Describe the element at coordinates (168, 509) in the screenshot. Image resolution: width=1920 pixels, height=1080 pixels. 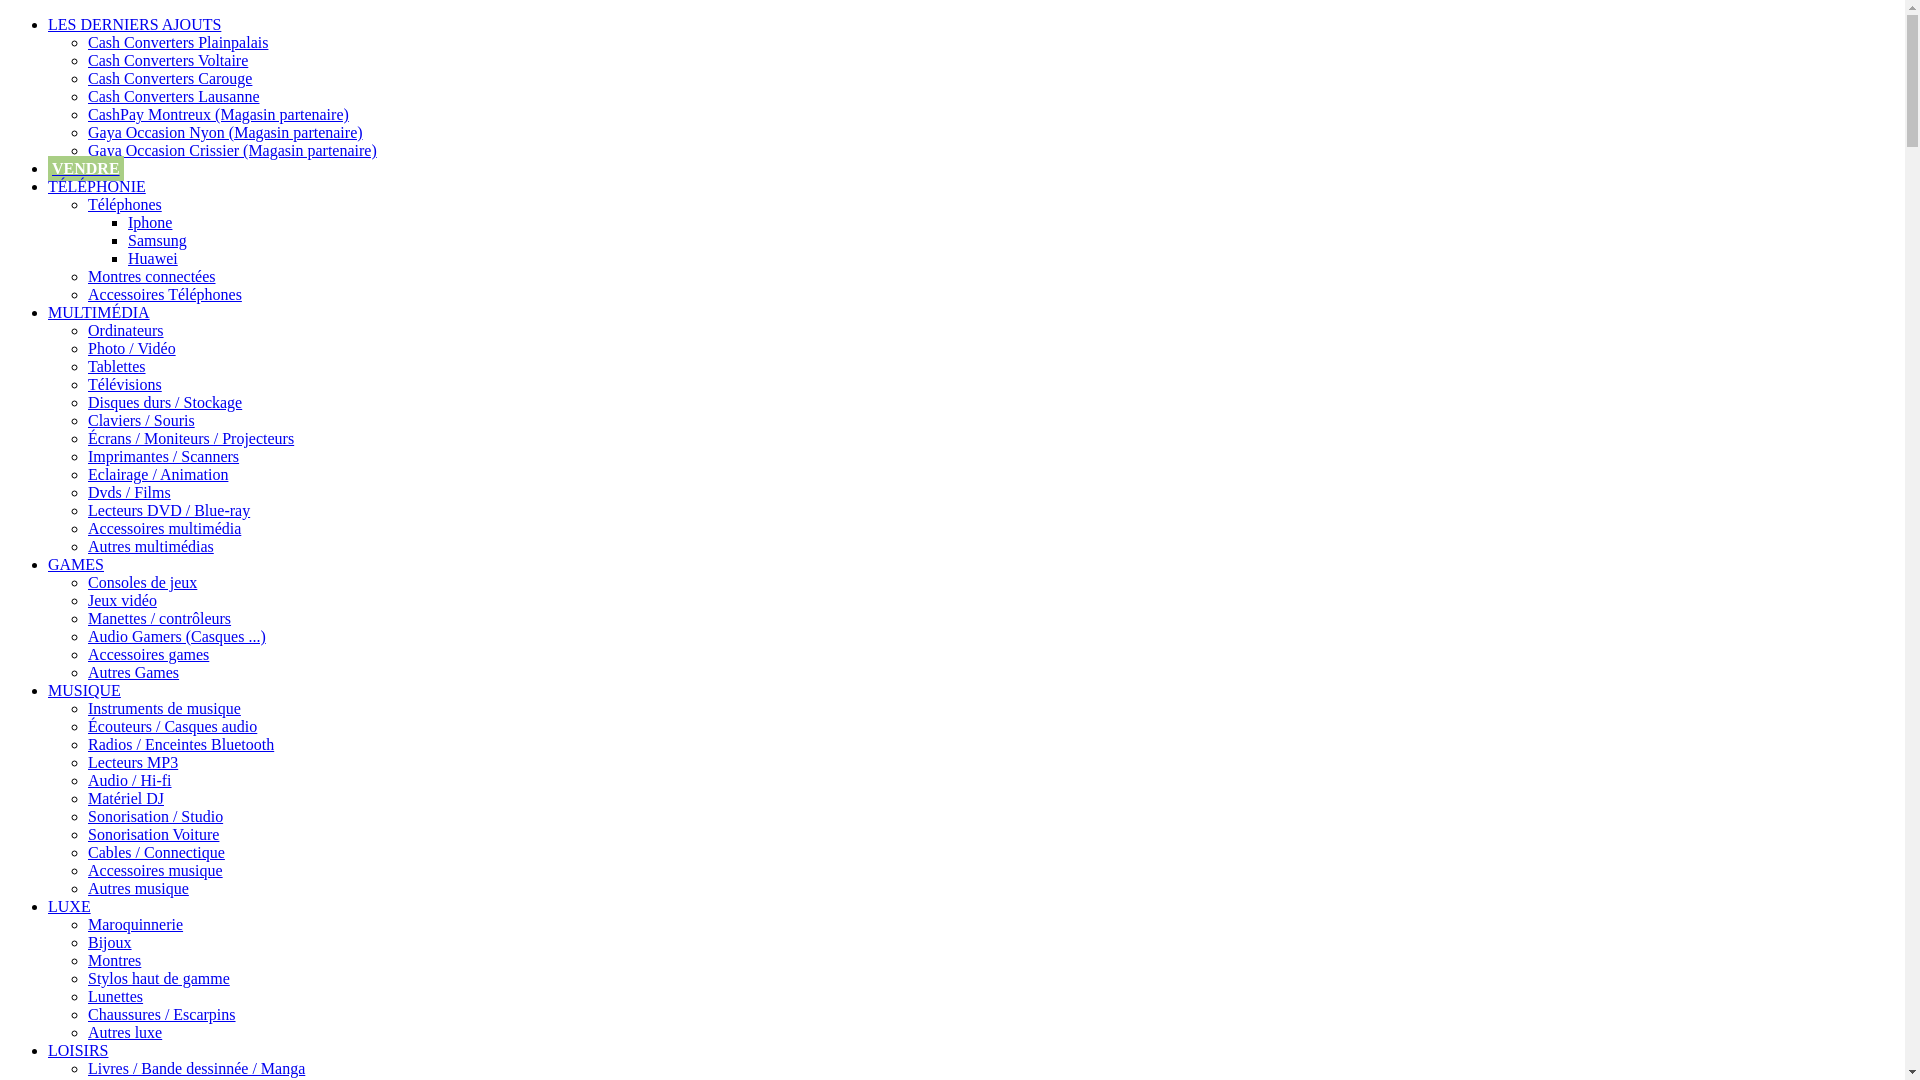
I see `'Lecteurs DVD / Blue-ray'` at that location.